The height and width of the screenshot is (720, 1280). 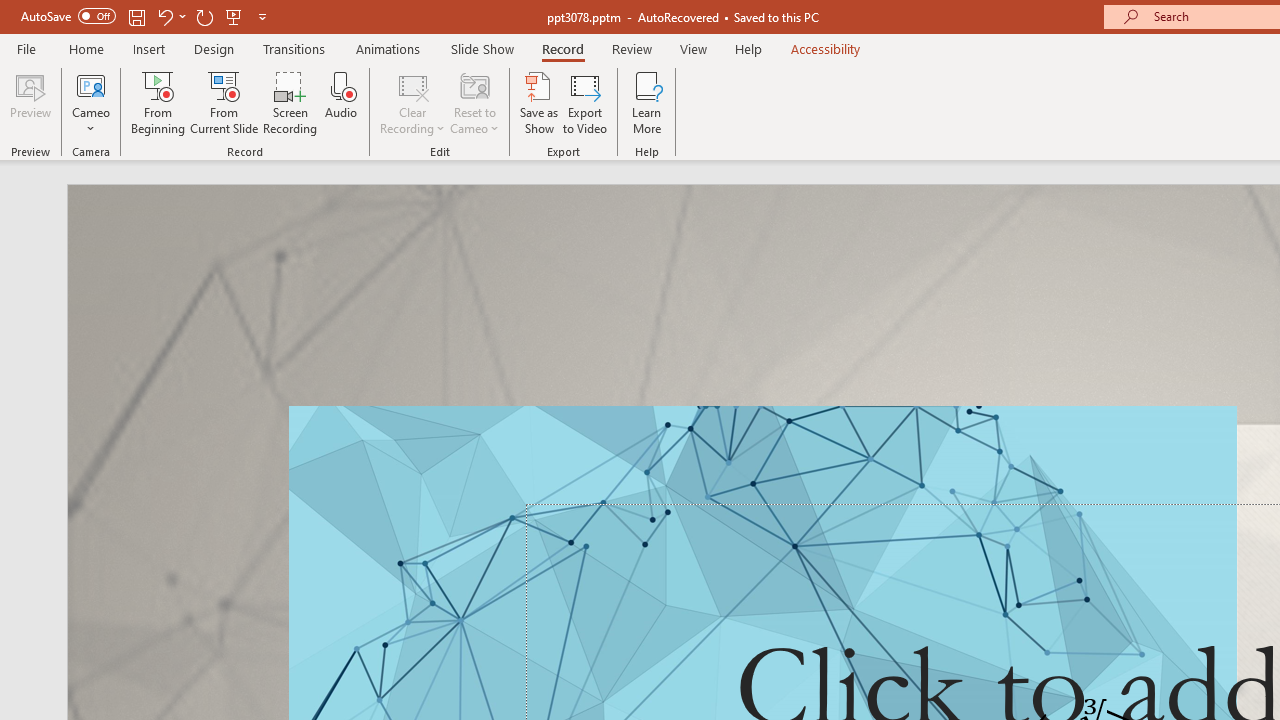 What do you see at coordinates (90, 103) in the screenshot?
I see `'Cameo'` at bounding box center [90, 103].